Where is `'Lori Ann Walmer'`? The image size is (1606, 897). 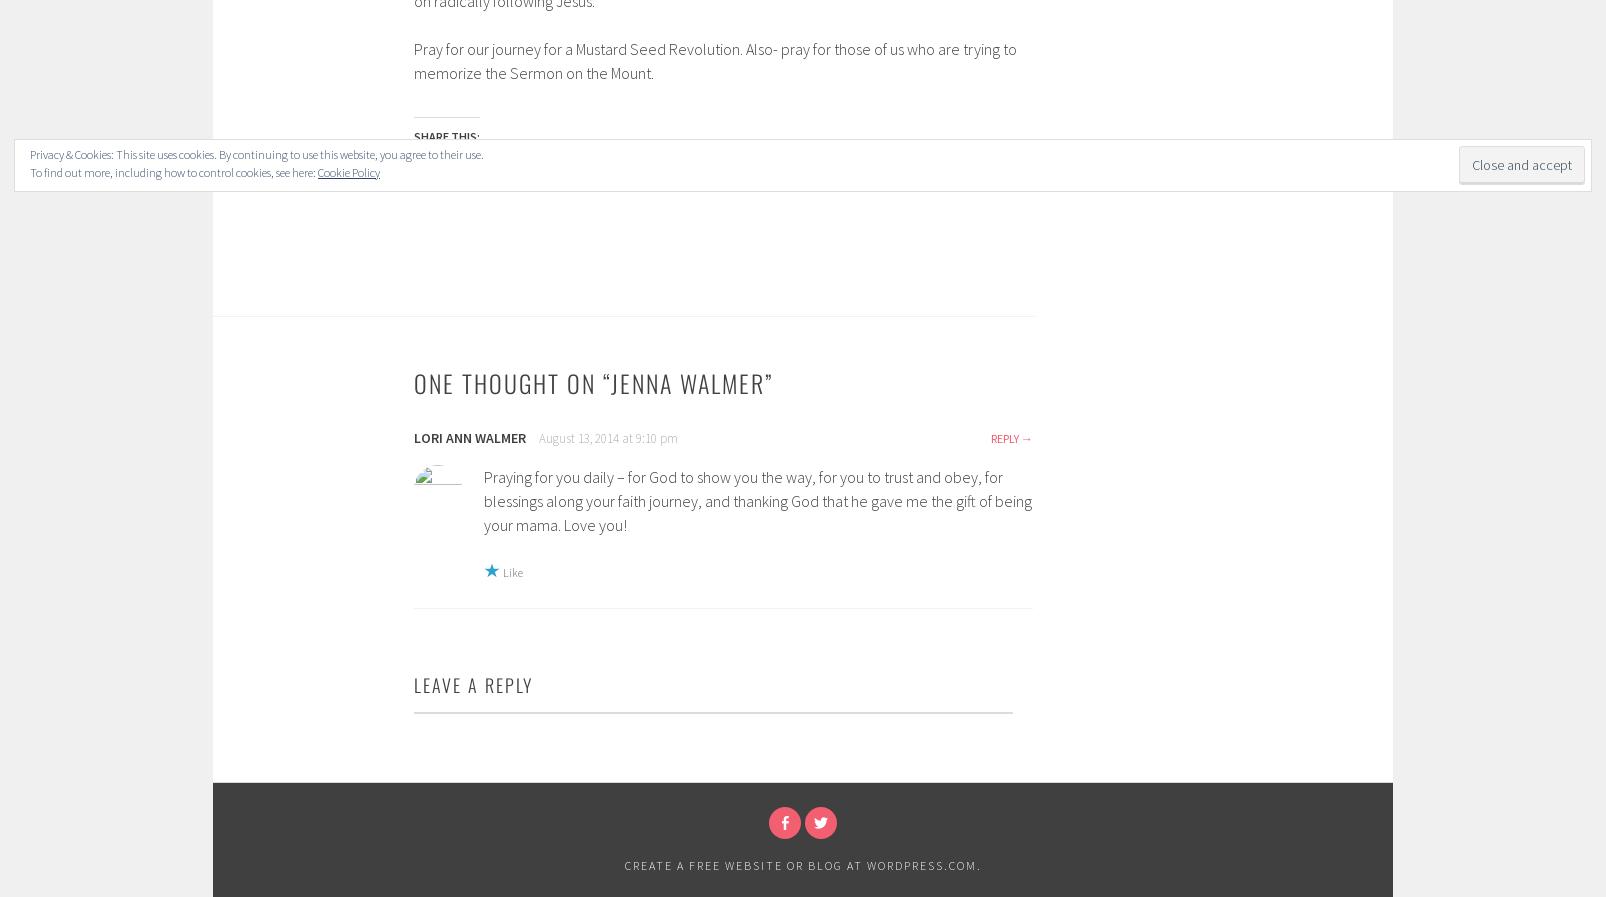 'Lori Ann Walmer' is located at coordinates (414, 437).